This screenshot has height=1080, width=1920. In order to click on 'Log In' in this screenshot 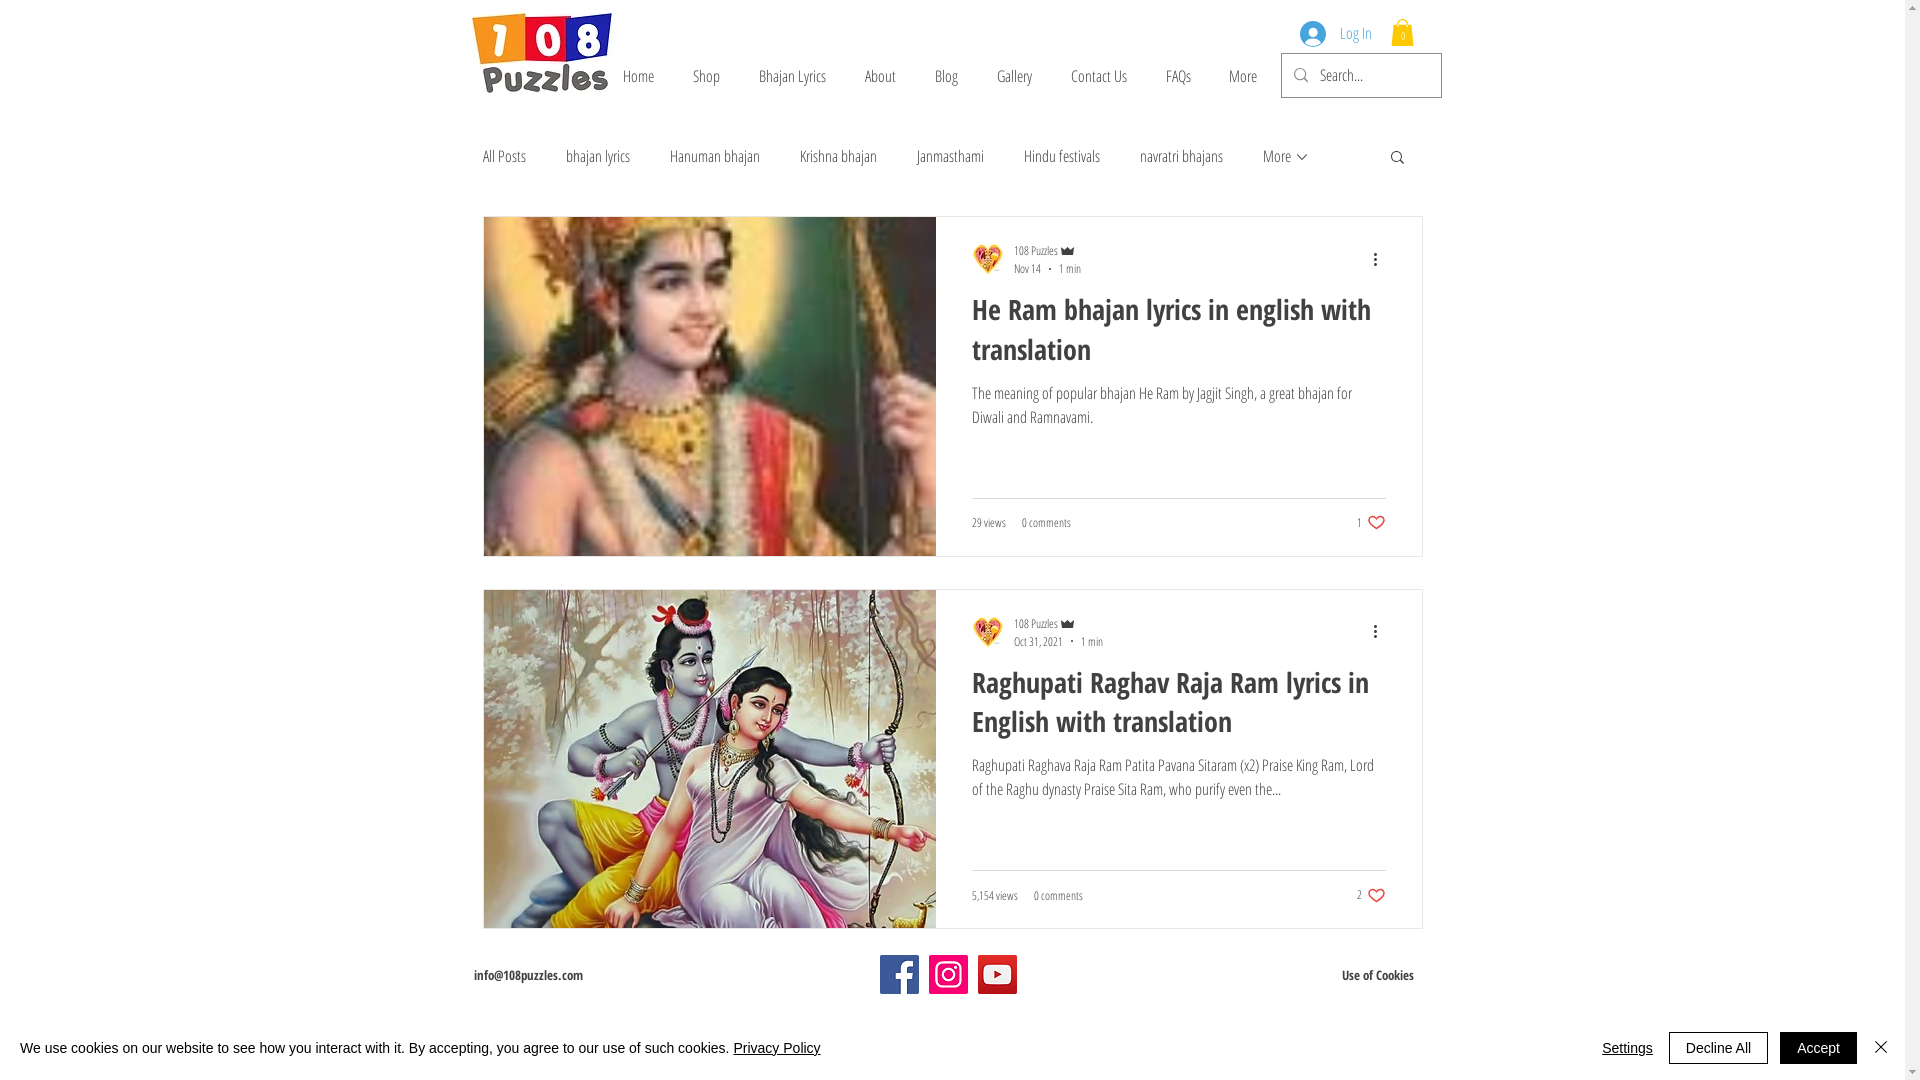, I will do `click(1286, 33)`.